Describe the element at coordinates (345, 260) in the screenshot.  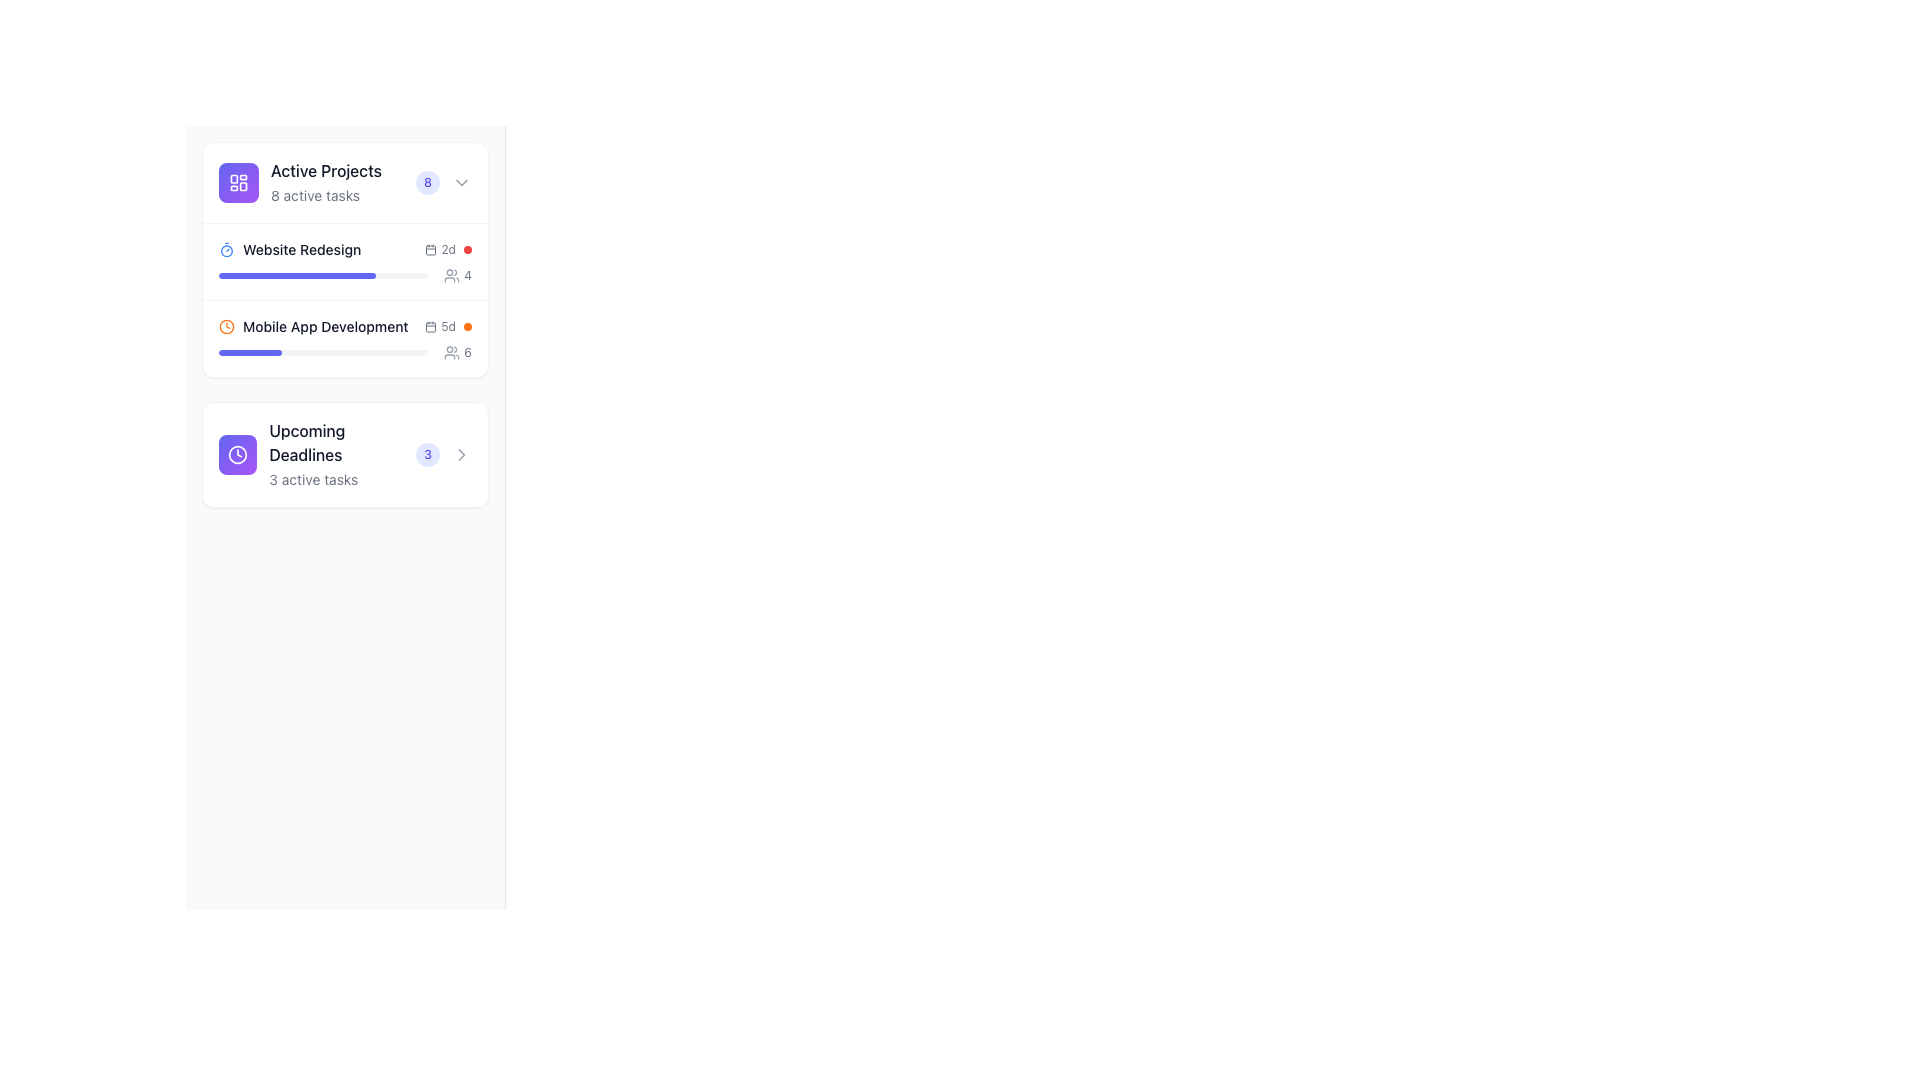
I see `the 'Website Redesign' project list item` at that location.